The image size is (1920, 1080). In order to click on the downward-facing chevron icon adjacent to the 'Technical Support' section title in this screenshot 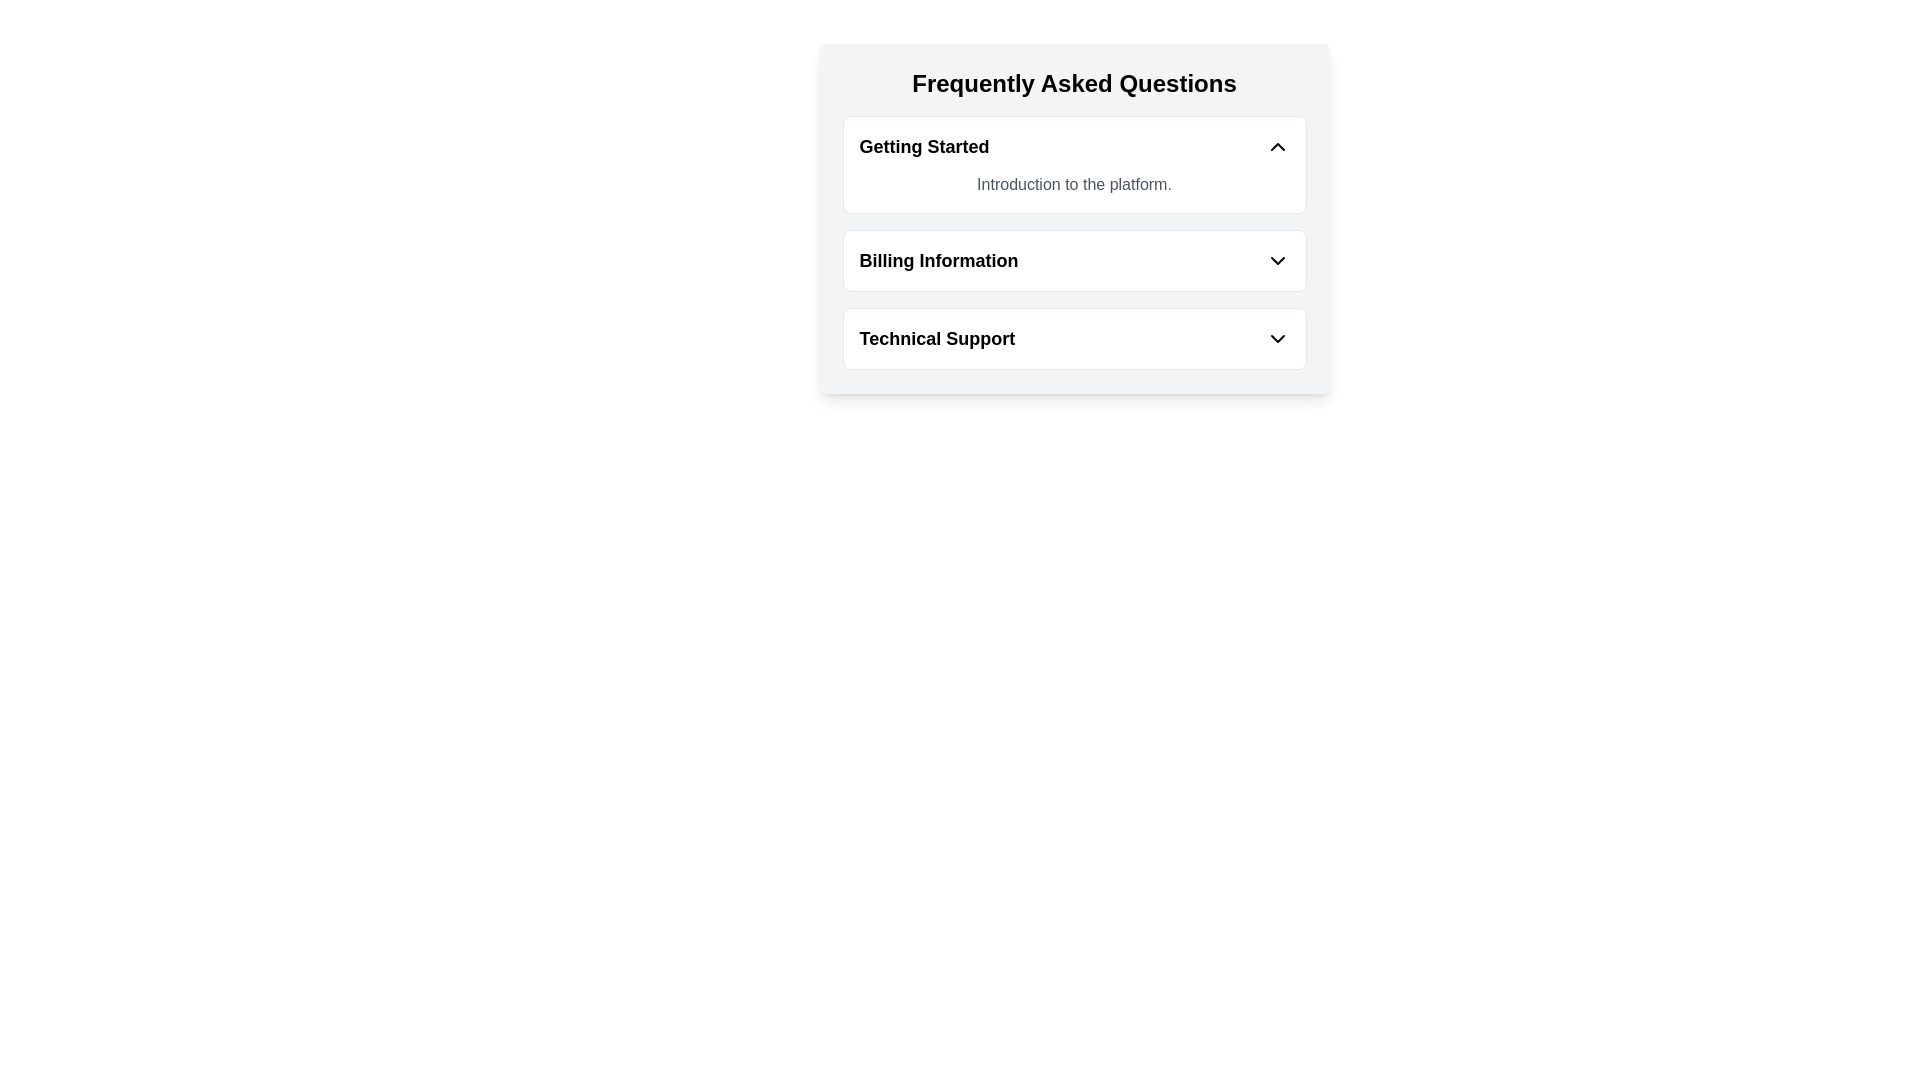, I will do `click(1276, 338)`.